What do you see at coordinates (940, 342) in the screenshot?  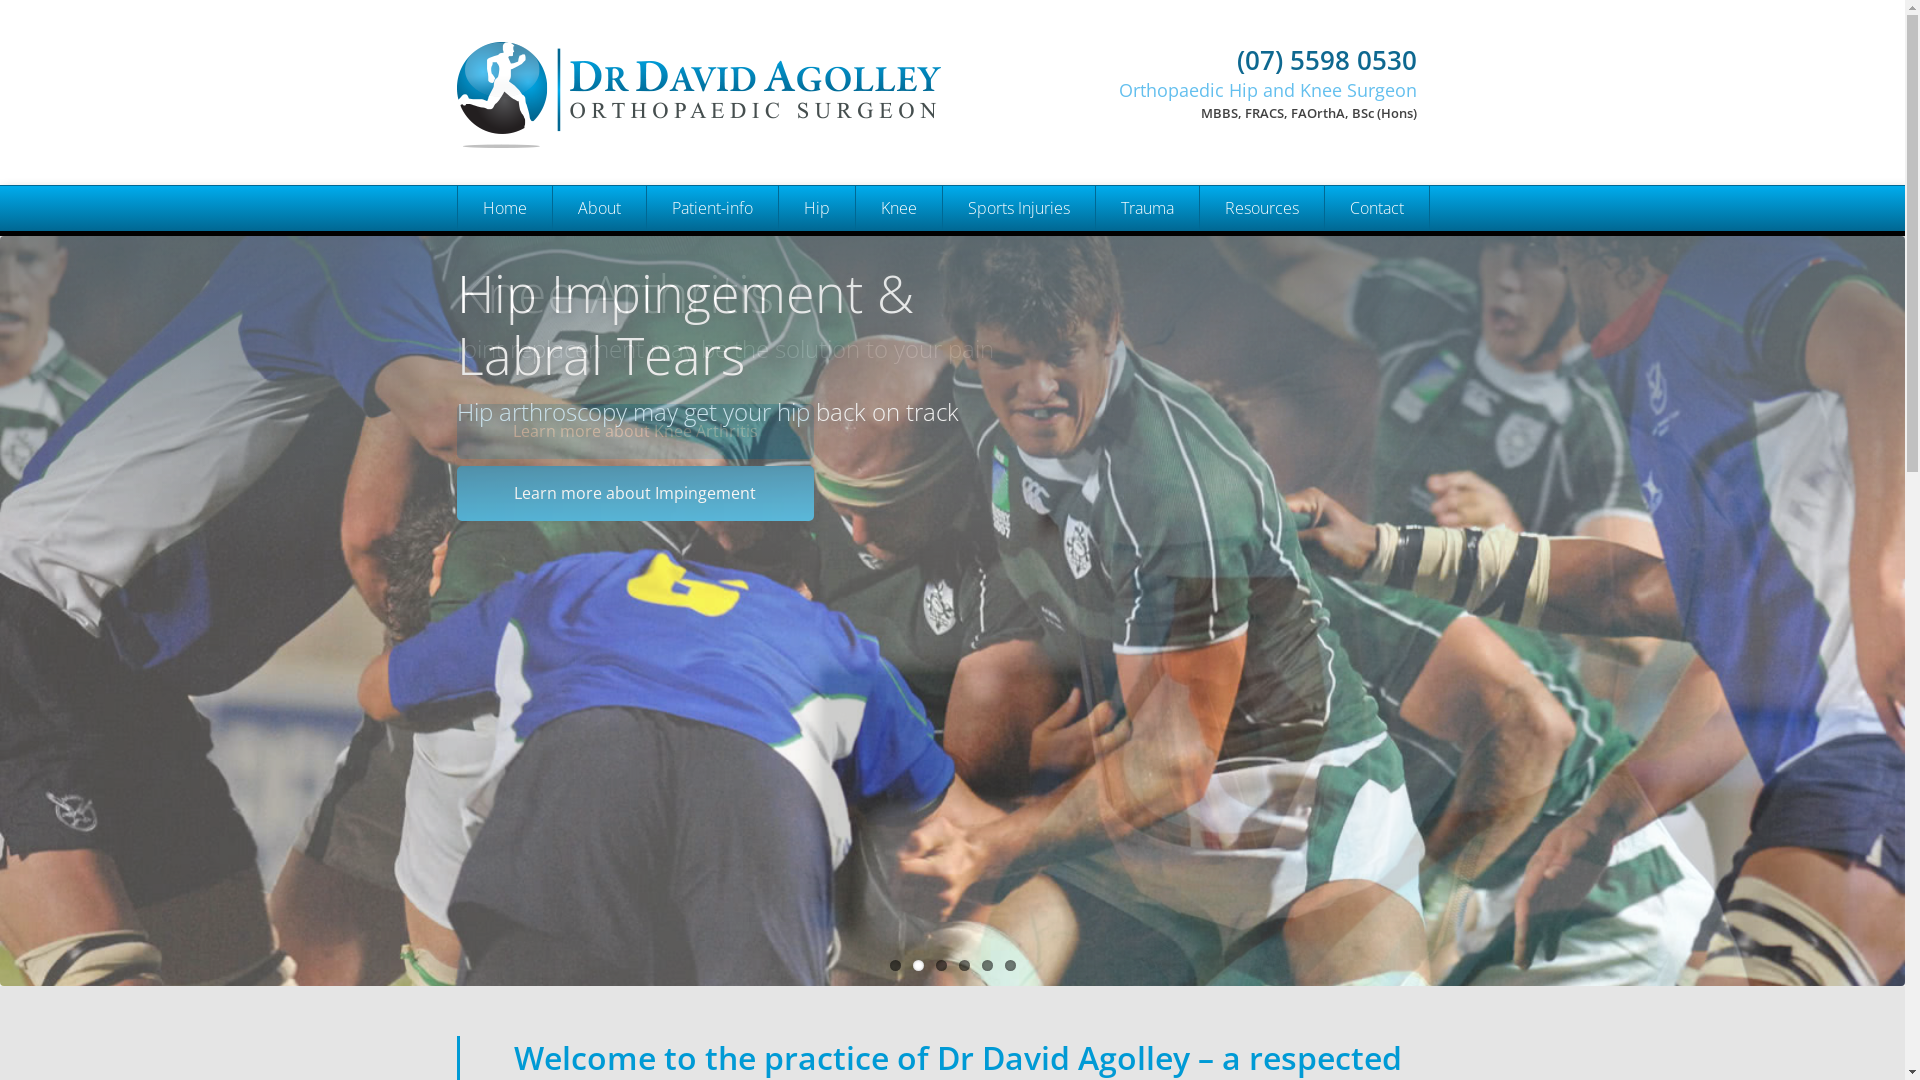 I see `'Hip Ligamentum Teres Tear'` at bounding box center [940, 342].